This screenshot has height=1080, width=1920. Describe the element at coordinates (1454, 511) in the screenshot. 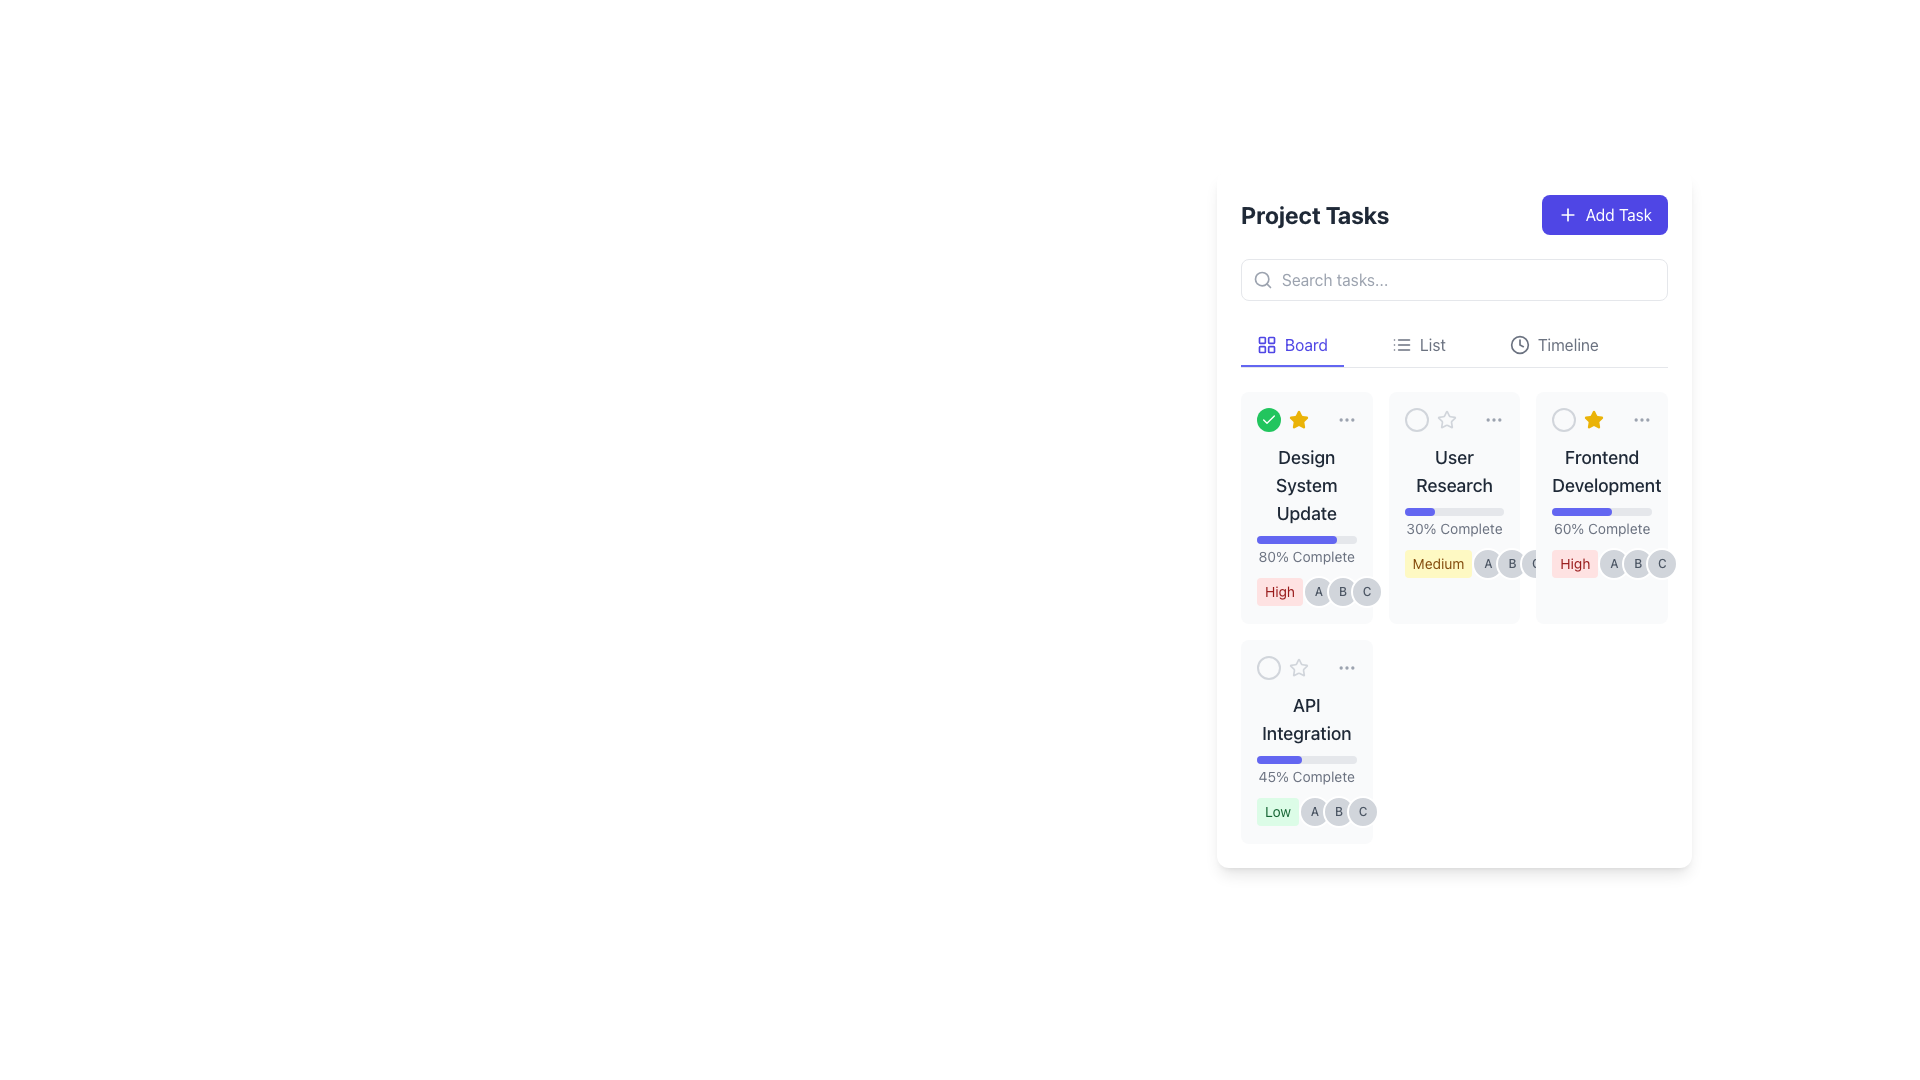

I see `progress value of the horizontal progress bar located in the 'User Research' card within the 'Project Tasks' section, which is filled with a blue segment indicating approximately 30% progress` at that location.